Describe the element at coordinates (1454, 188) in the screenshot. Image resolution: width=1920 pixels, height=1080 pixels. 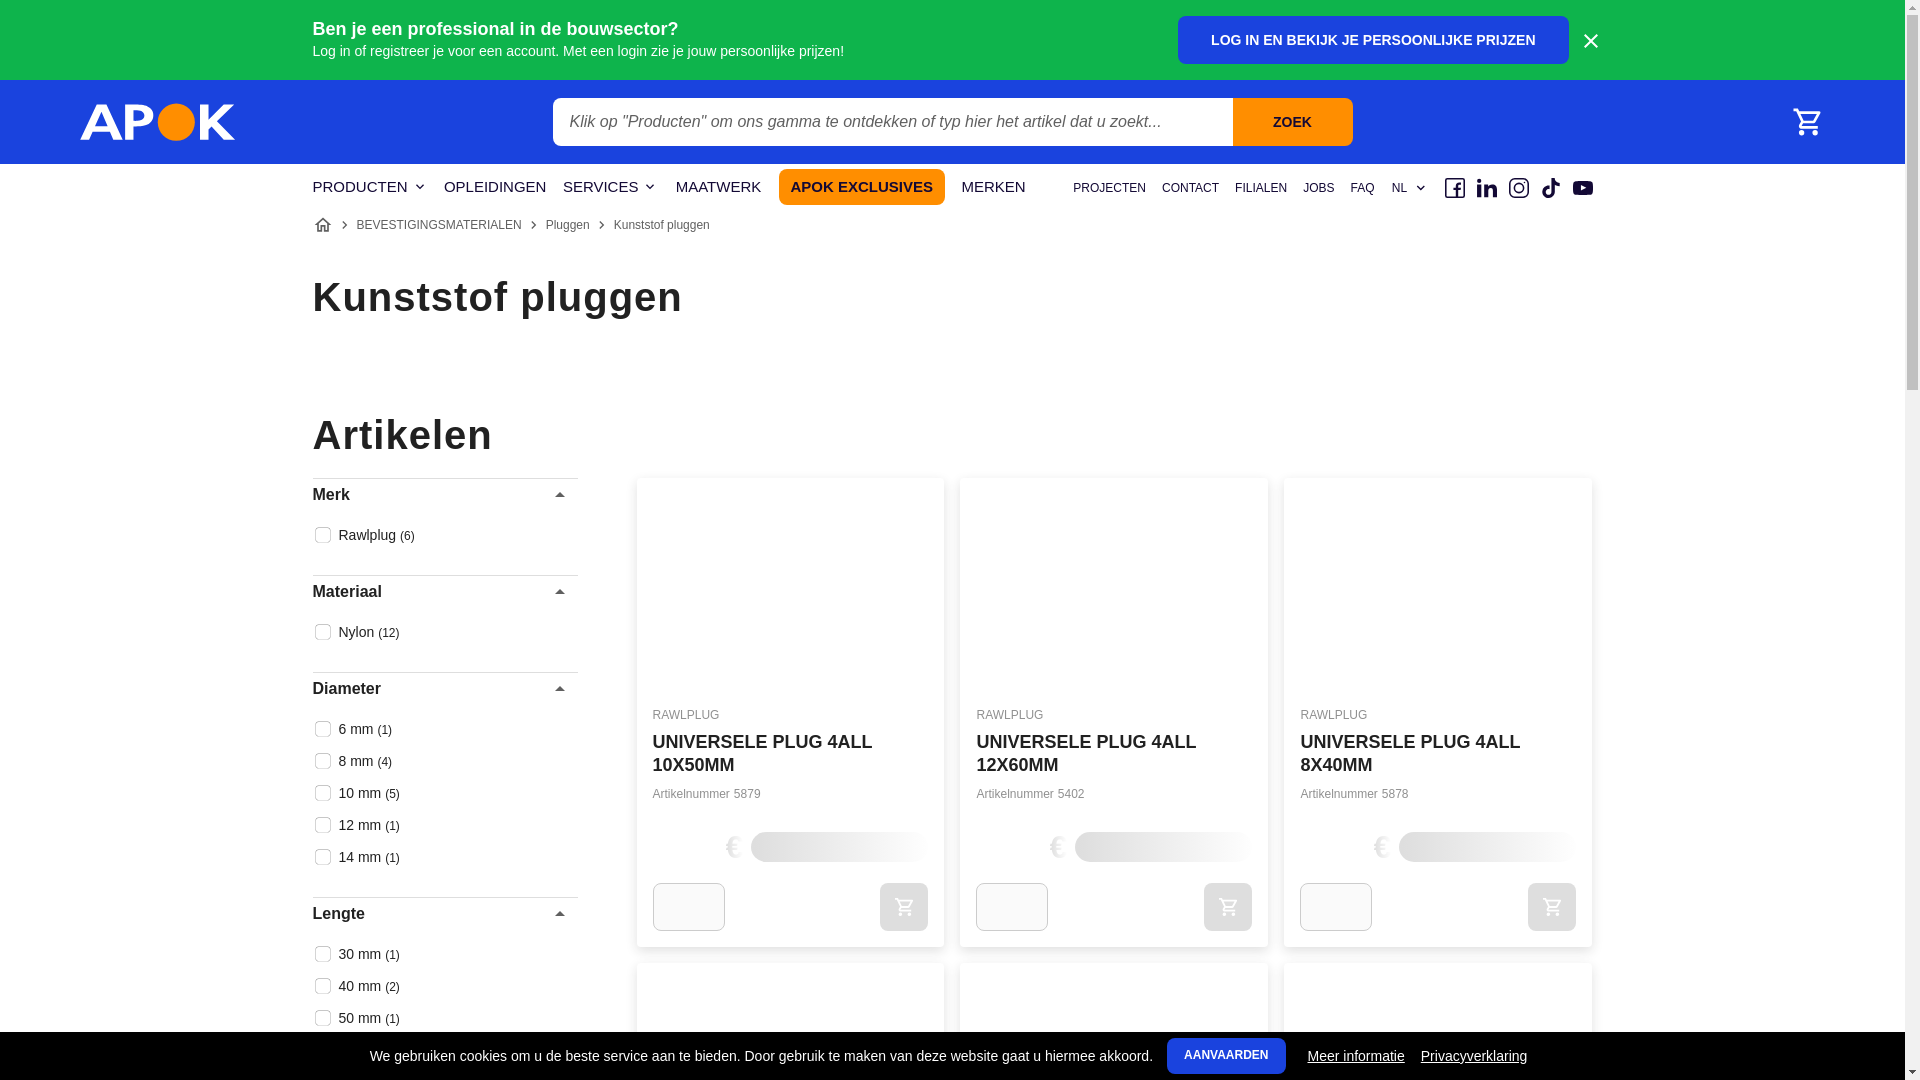
I see `'Facebook'` at that location.